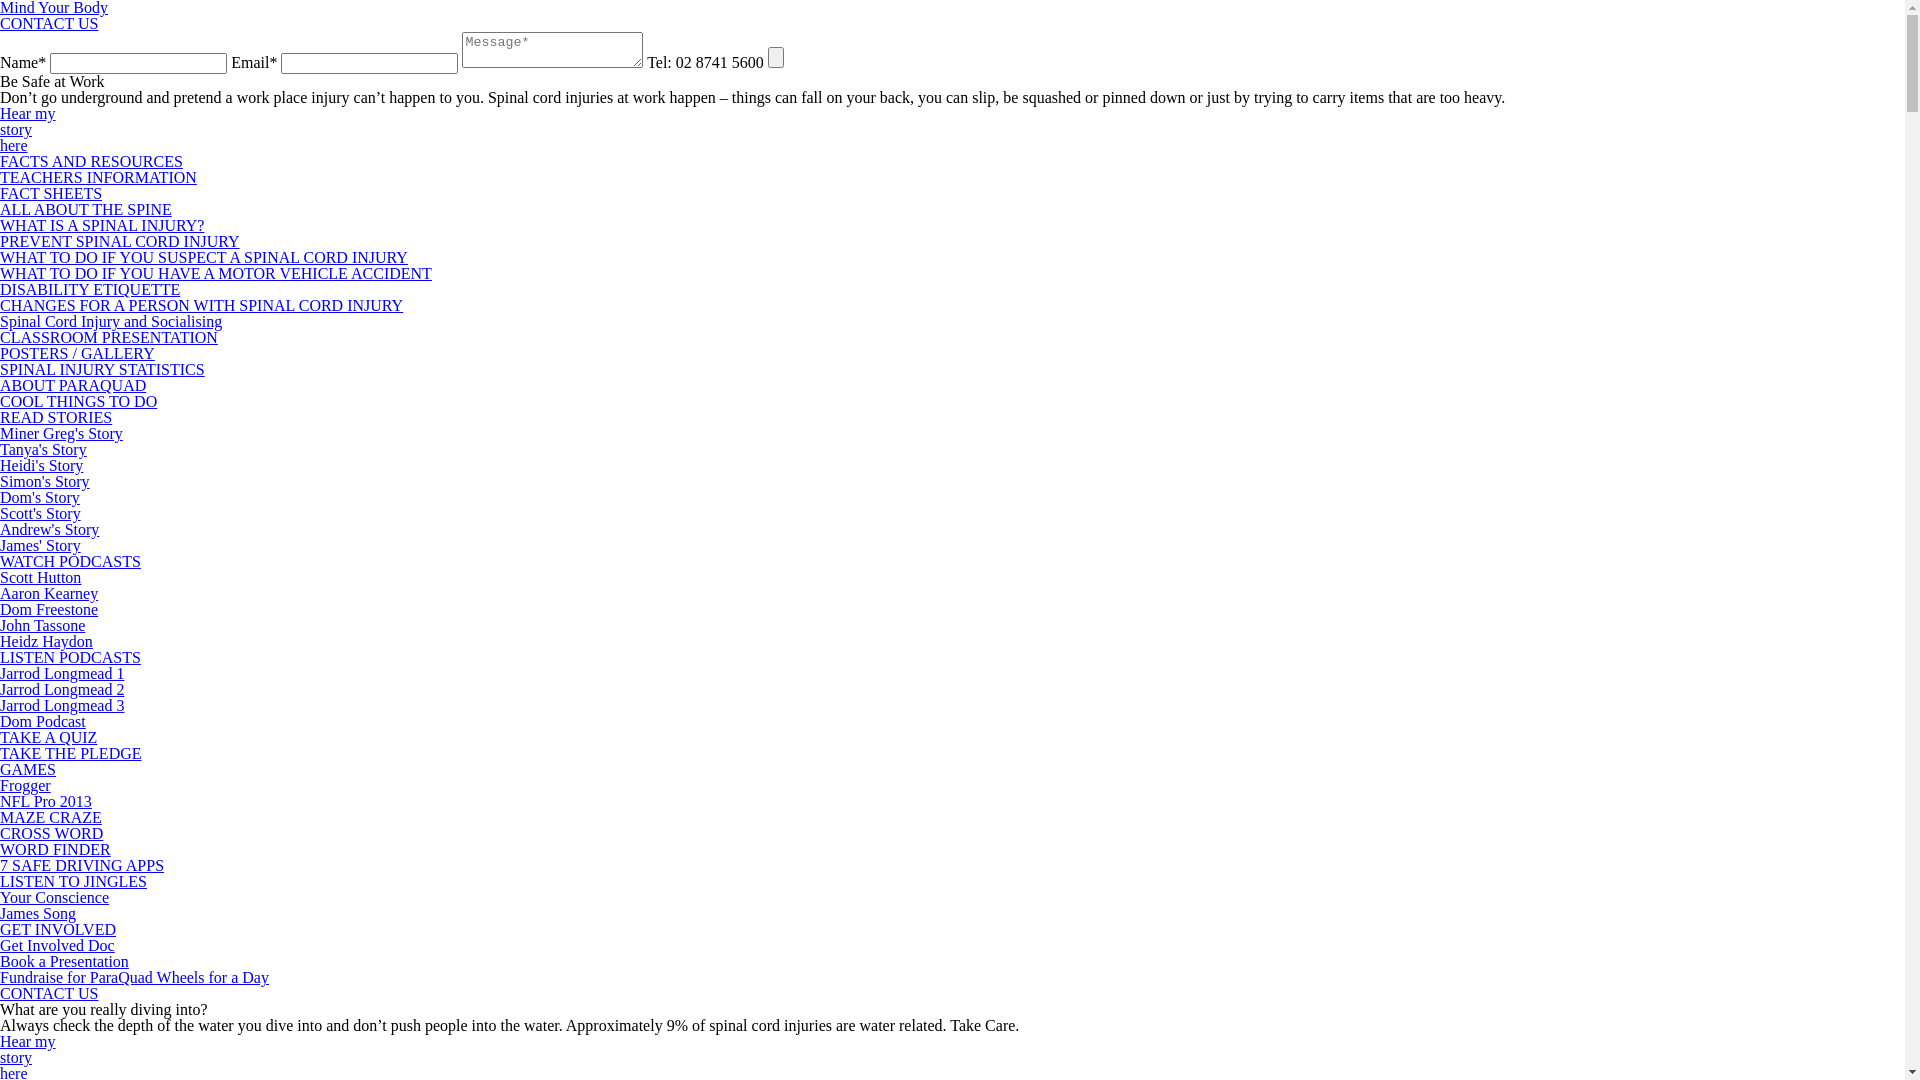 This screenshot has width=1920, height=1080. Describe the element at coordinates (42, 624) in the screenshot. I see `'John Tassone'` at that location.